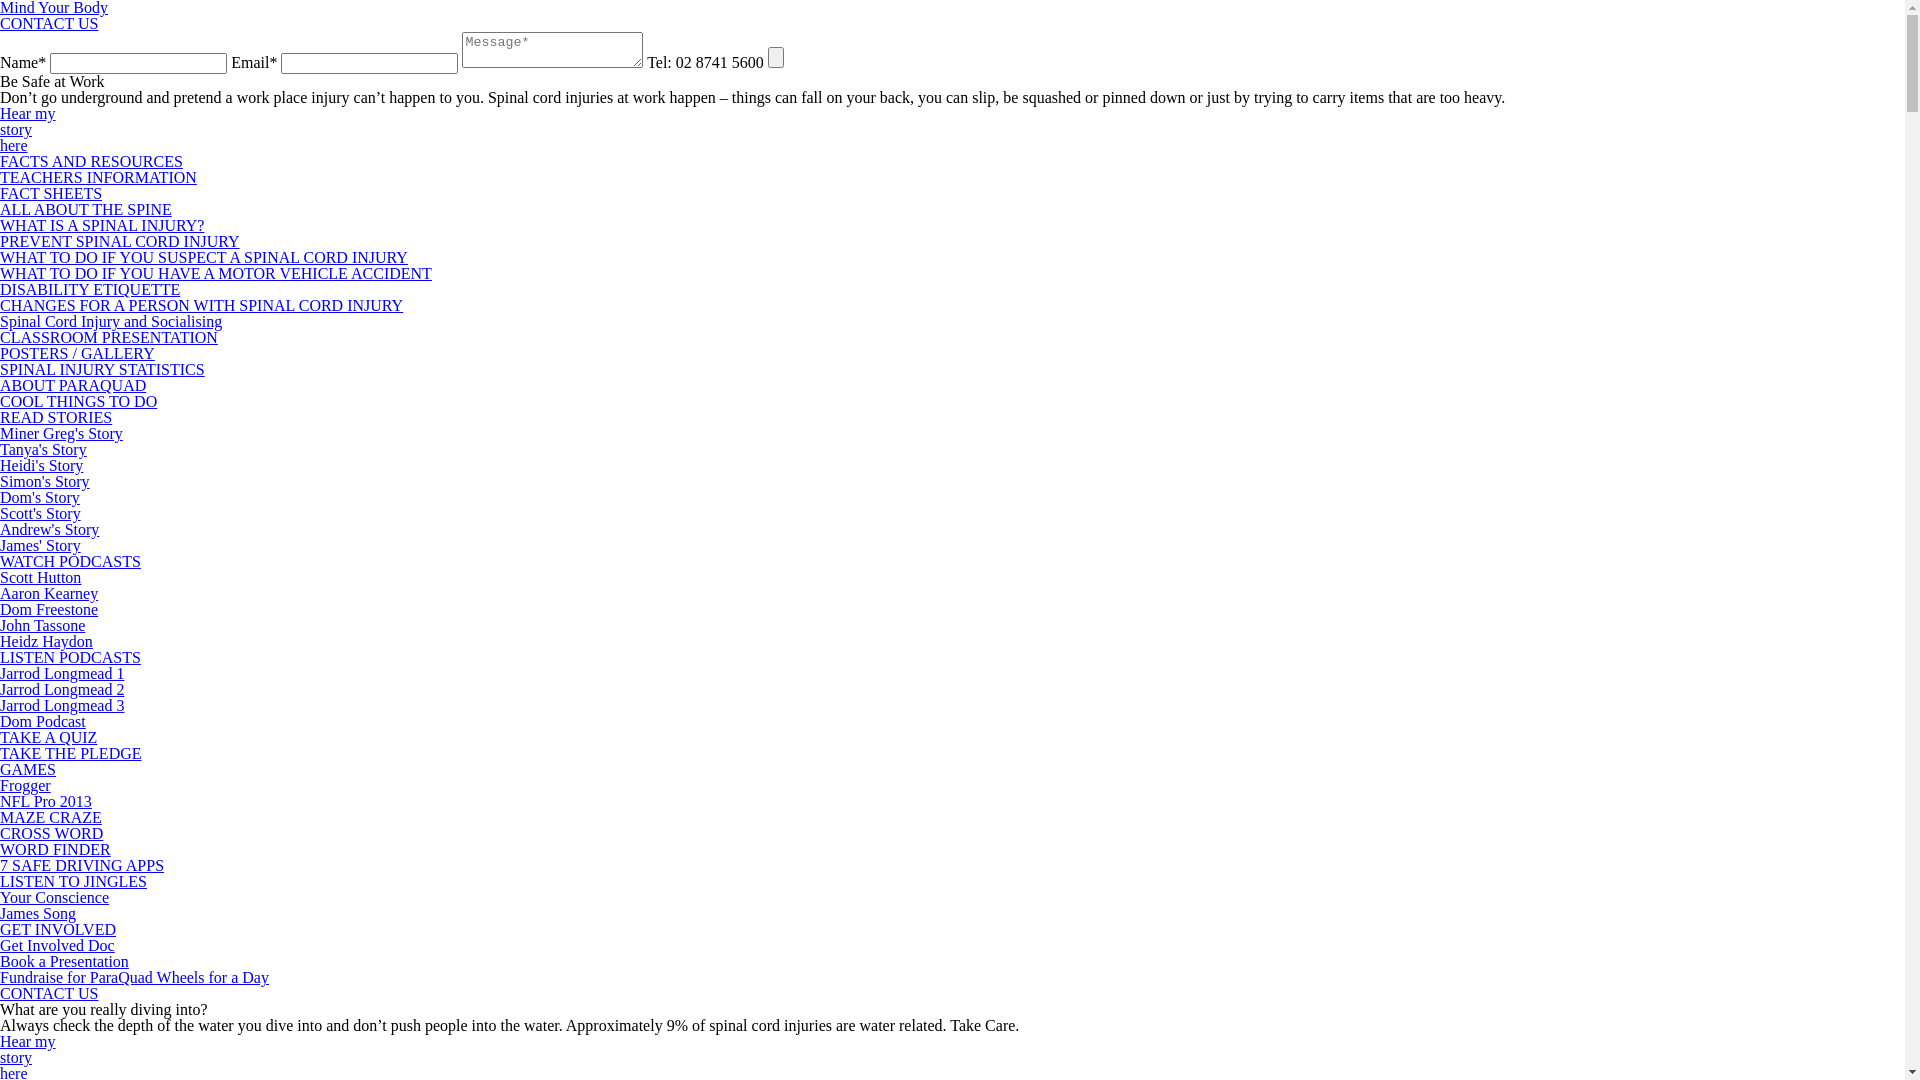 This screenshot has width=1920, height=1080. Describe the element at coordinates (42, 624) in the screenshot. I see `'John Tassone'` at that location.